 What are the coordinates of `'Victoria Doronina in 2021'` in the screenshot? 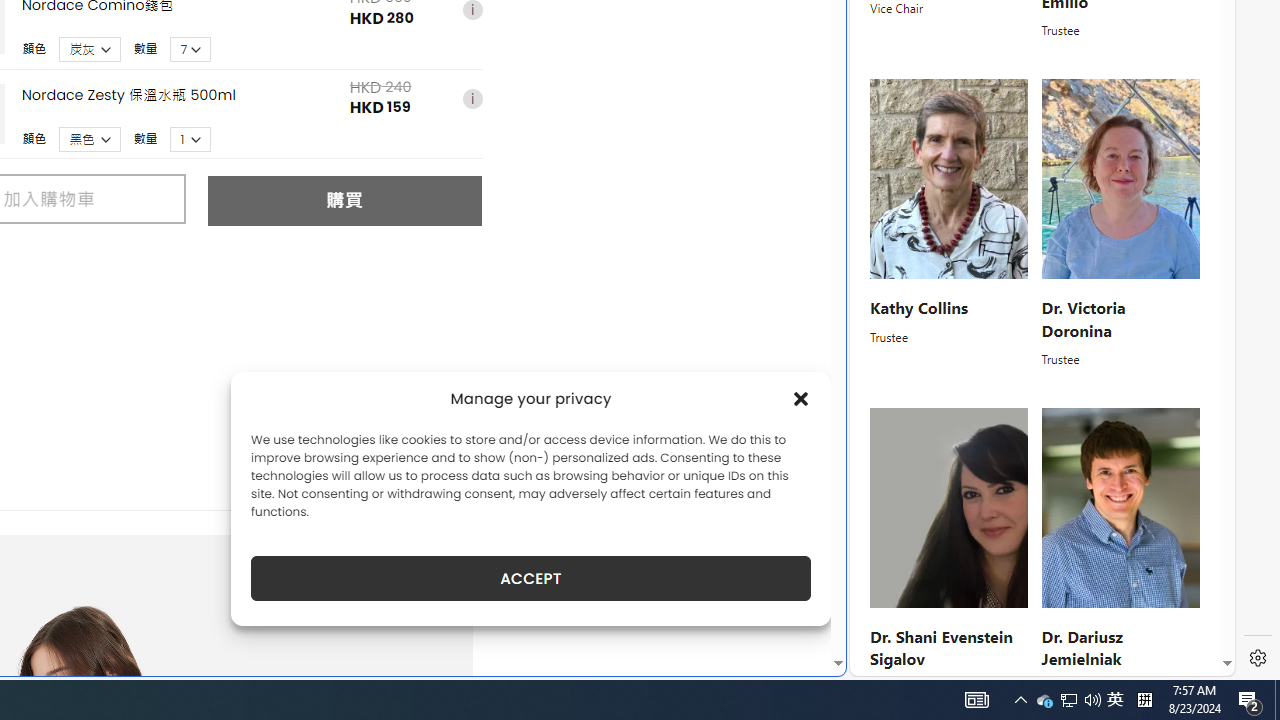 It's located at (1120, 178).